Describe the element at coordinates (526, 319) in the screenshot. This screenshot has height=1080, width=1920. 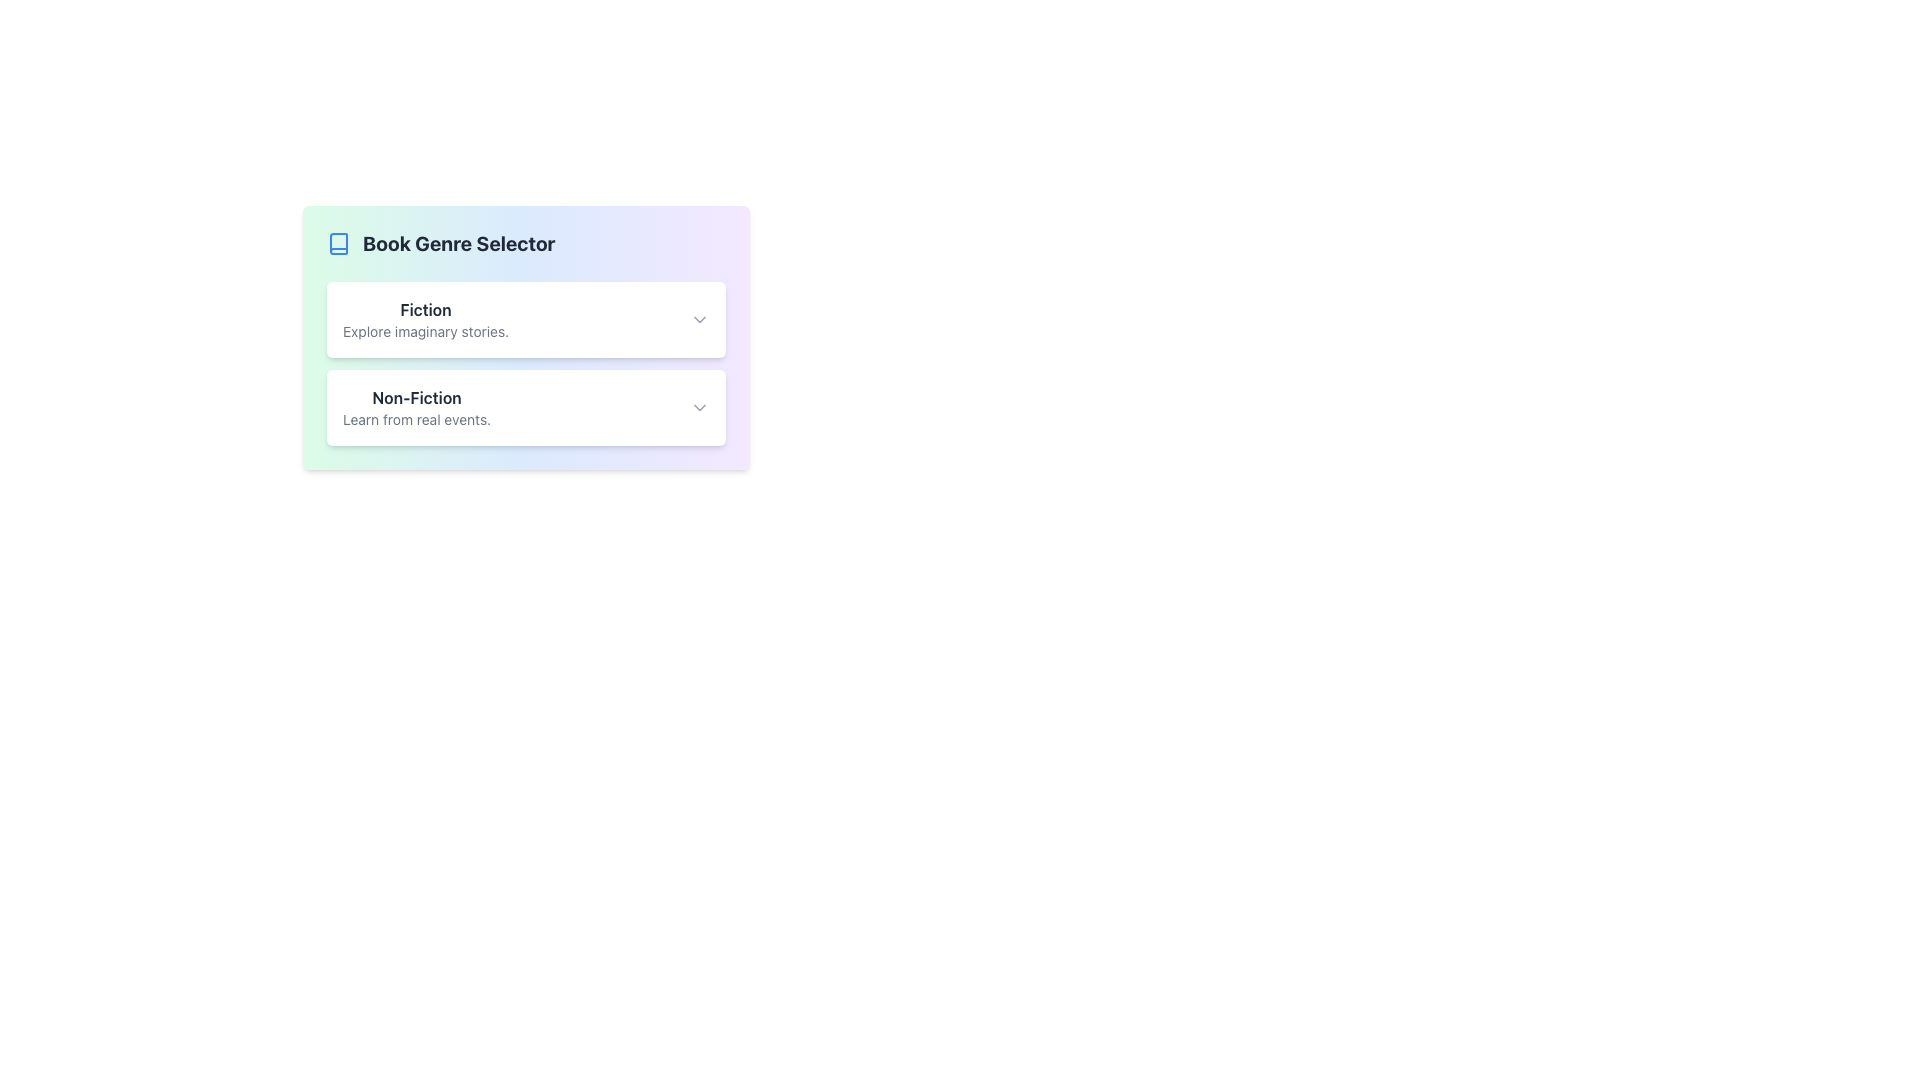
I see `the interactive dropdown button for selecting the book genre 'Fiction' located above the 'Non-Fiction' element` at that location.